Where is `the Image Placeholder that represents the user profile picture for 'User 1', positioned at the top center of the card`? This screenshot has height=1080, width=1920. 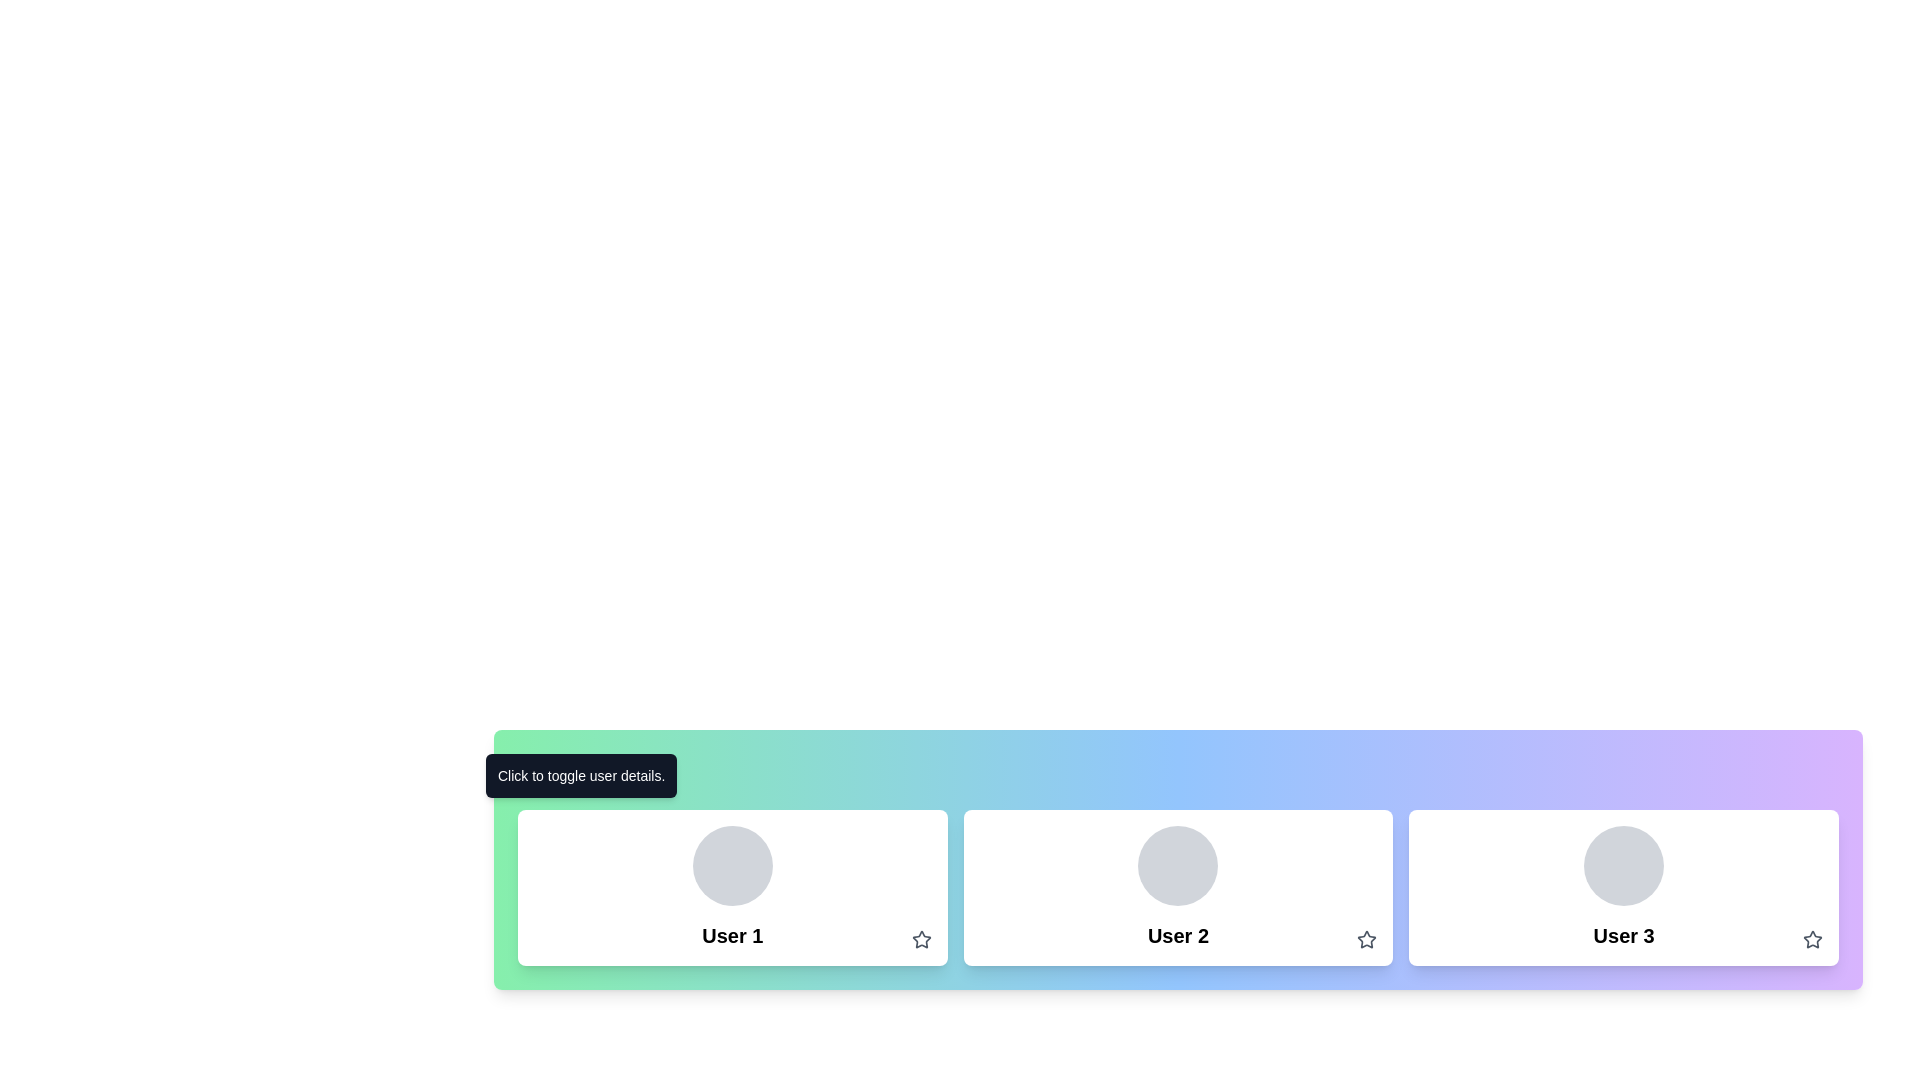
the Image Placeholder that represents the user profile picture for 'User 1', positioned at the top center of the card is located at coordinates (731, 865).